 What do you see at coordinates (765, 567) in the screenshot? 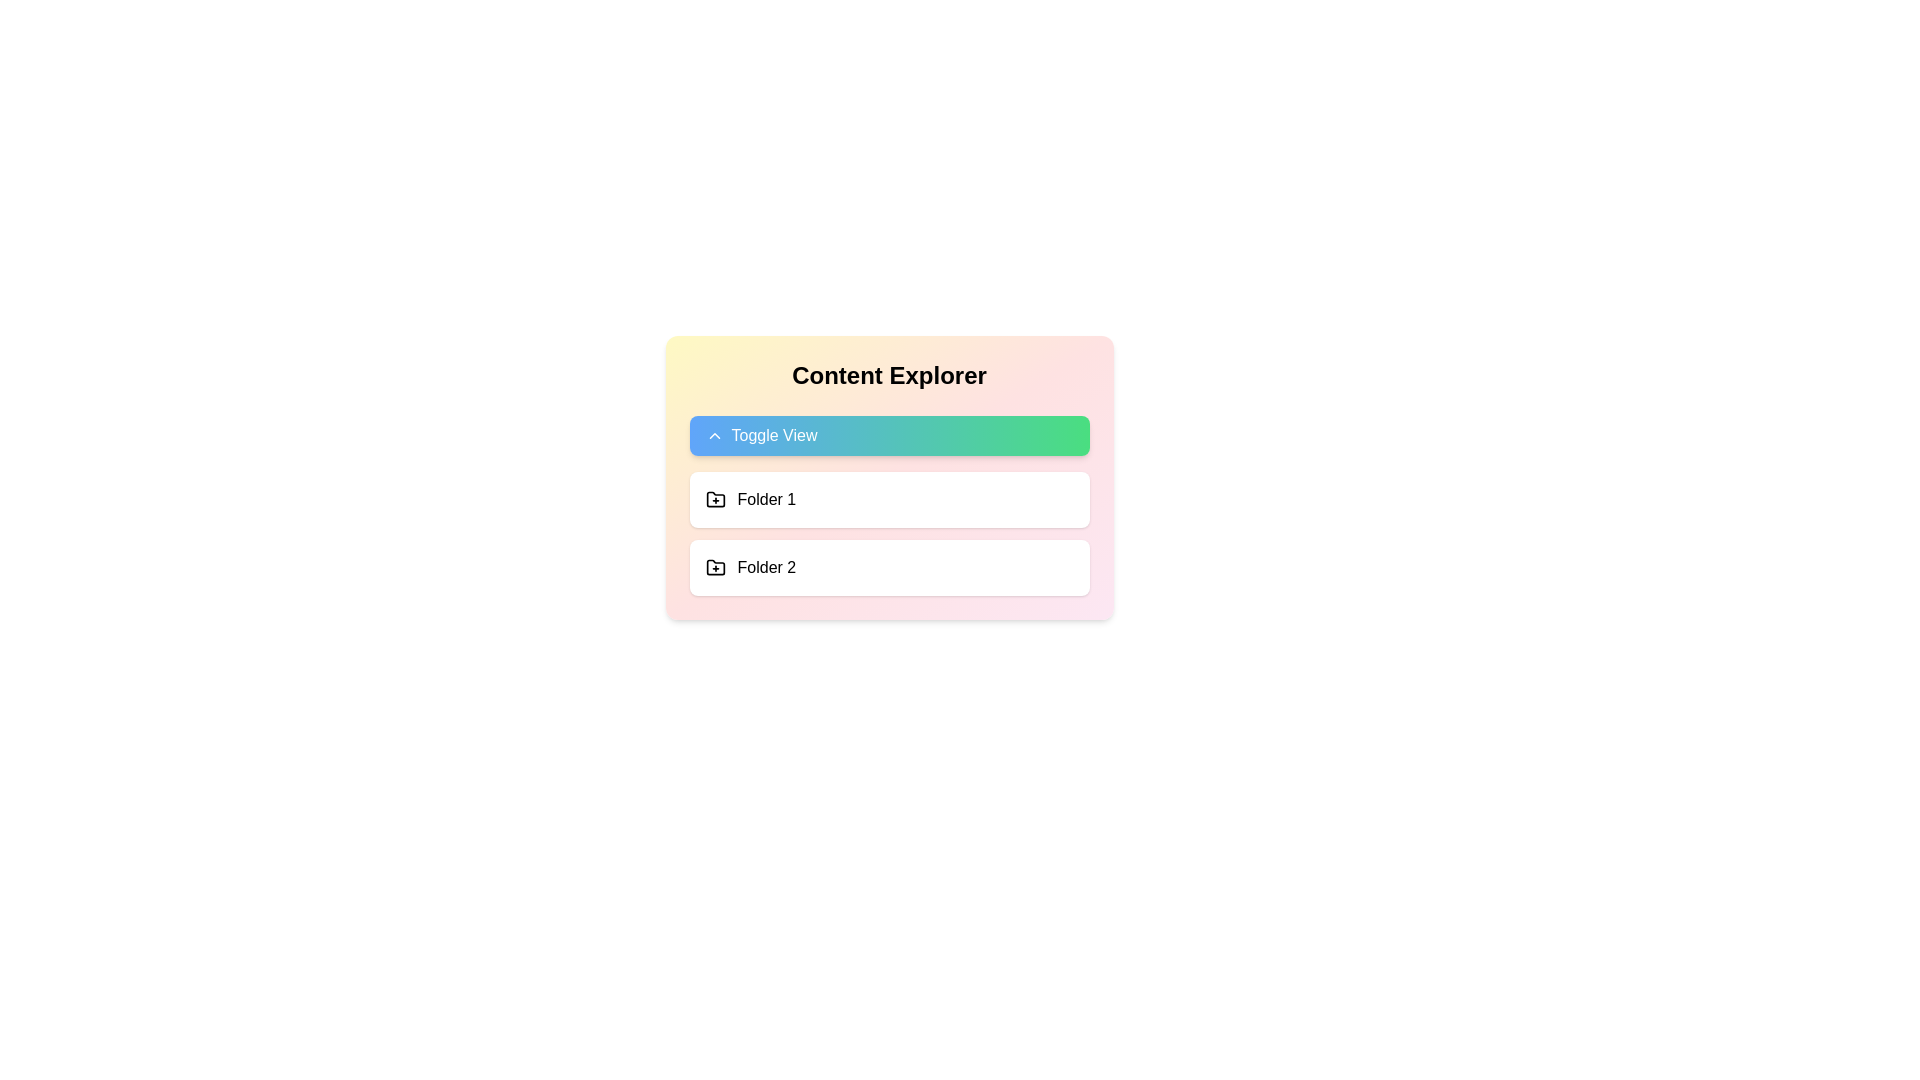
I see `the text label that identifies the second folder in the list of folders, positioned to the right of the folder icon and directly below 'Folder 1'` at bounding box center [765, 567].